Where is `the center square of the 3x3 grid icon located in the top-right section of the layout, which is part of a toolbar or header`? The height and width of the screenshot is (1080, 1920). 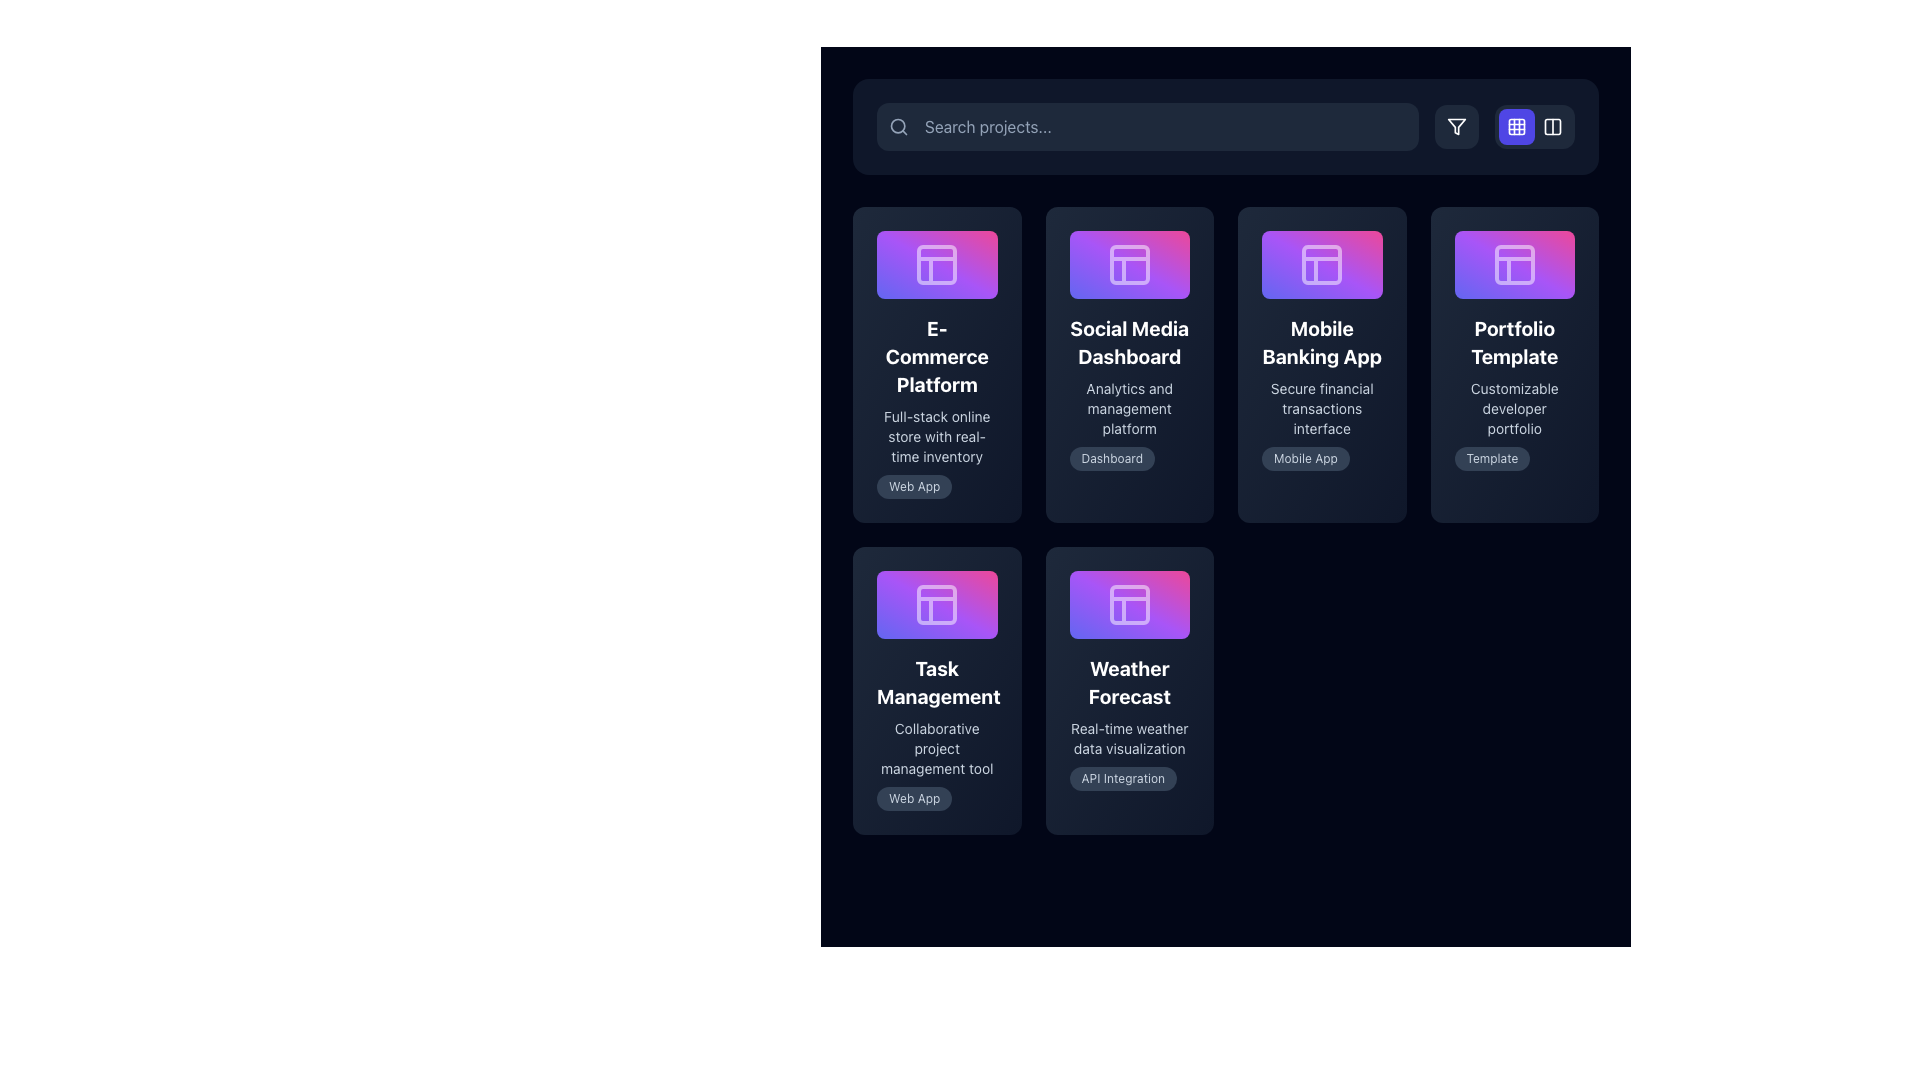
the center square of the 3x3 grid icon located in the top-right section of the layout, which is part of a toolbar or header is located at coordinates (1516, 127).